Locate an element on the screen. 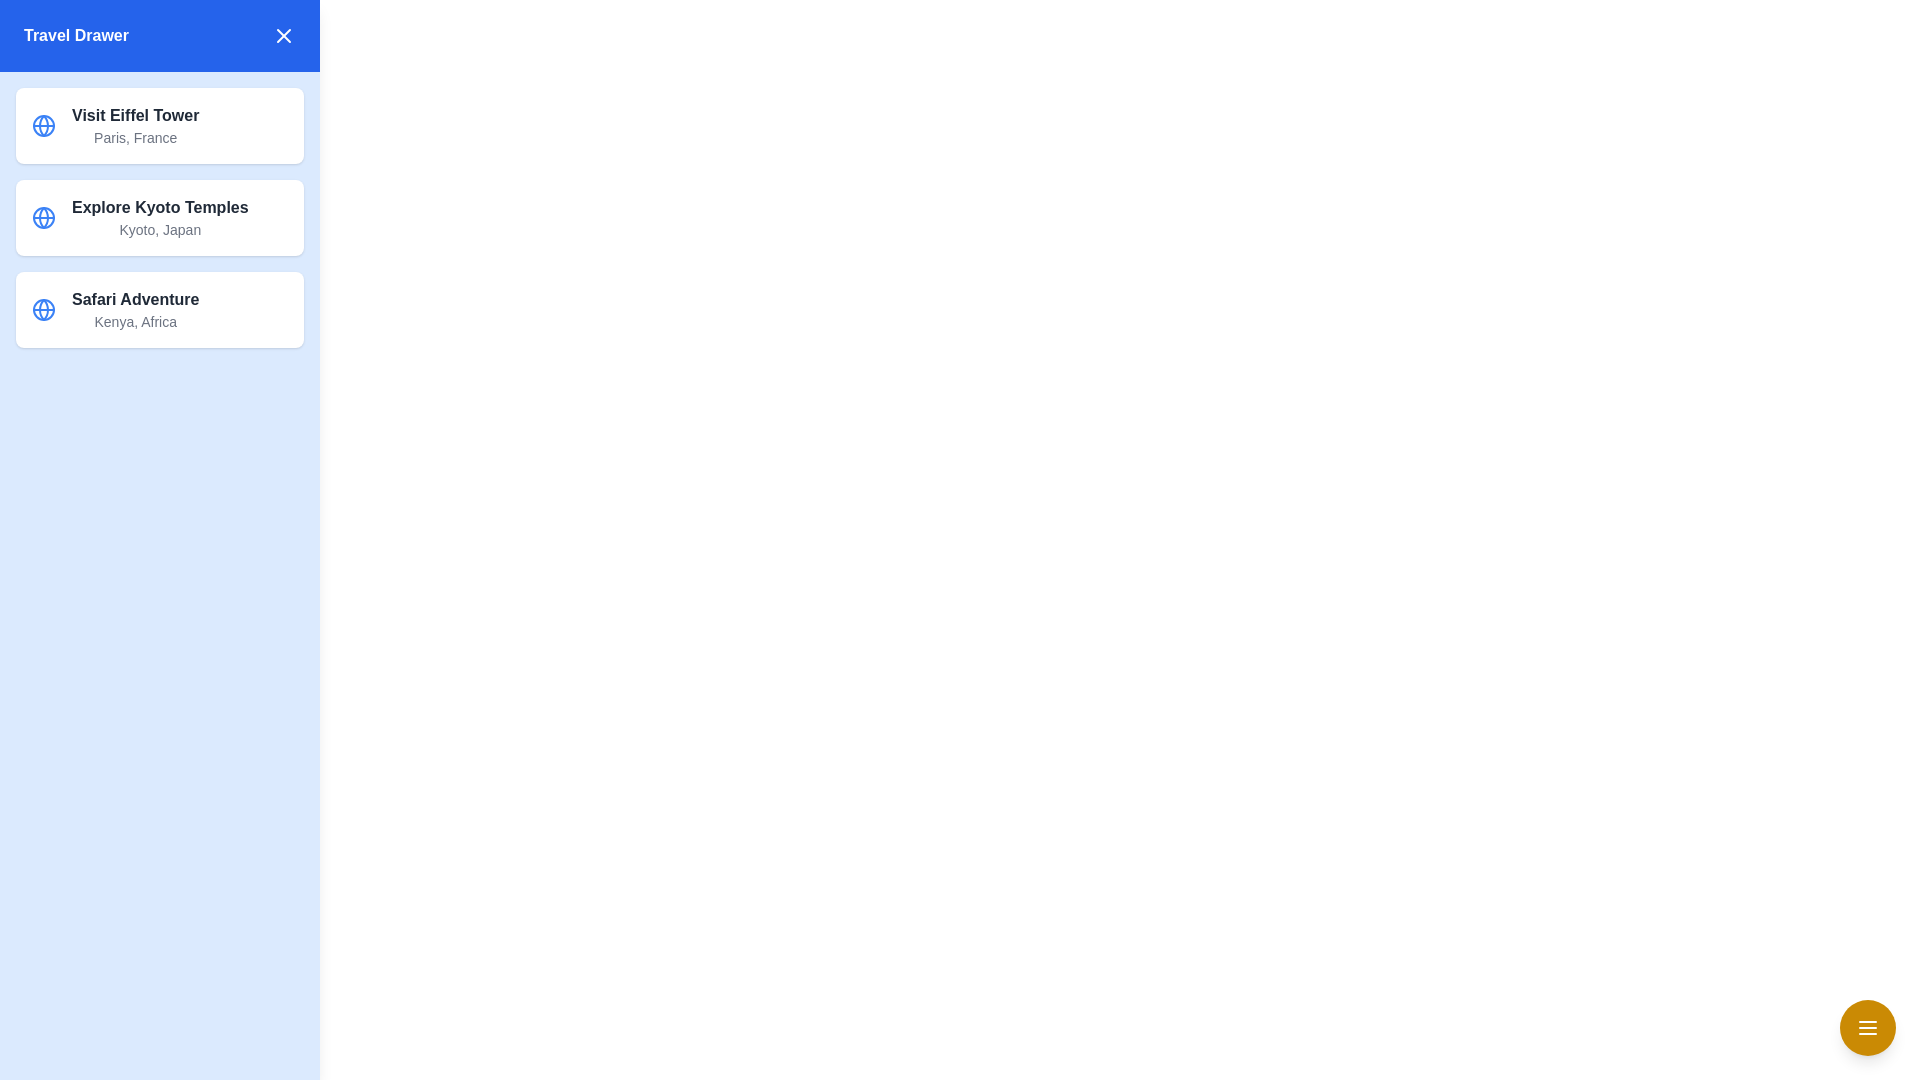 The width and height of the screenshot is (1920, 1080). the close button located at the top-right corner of the navigation drawer, adjacent to the title 'Travel Drawer' is located at coordinates (282, 35).